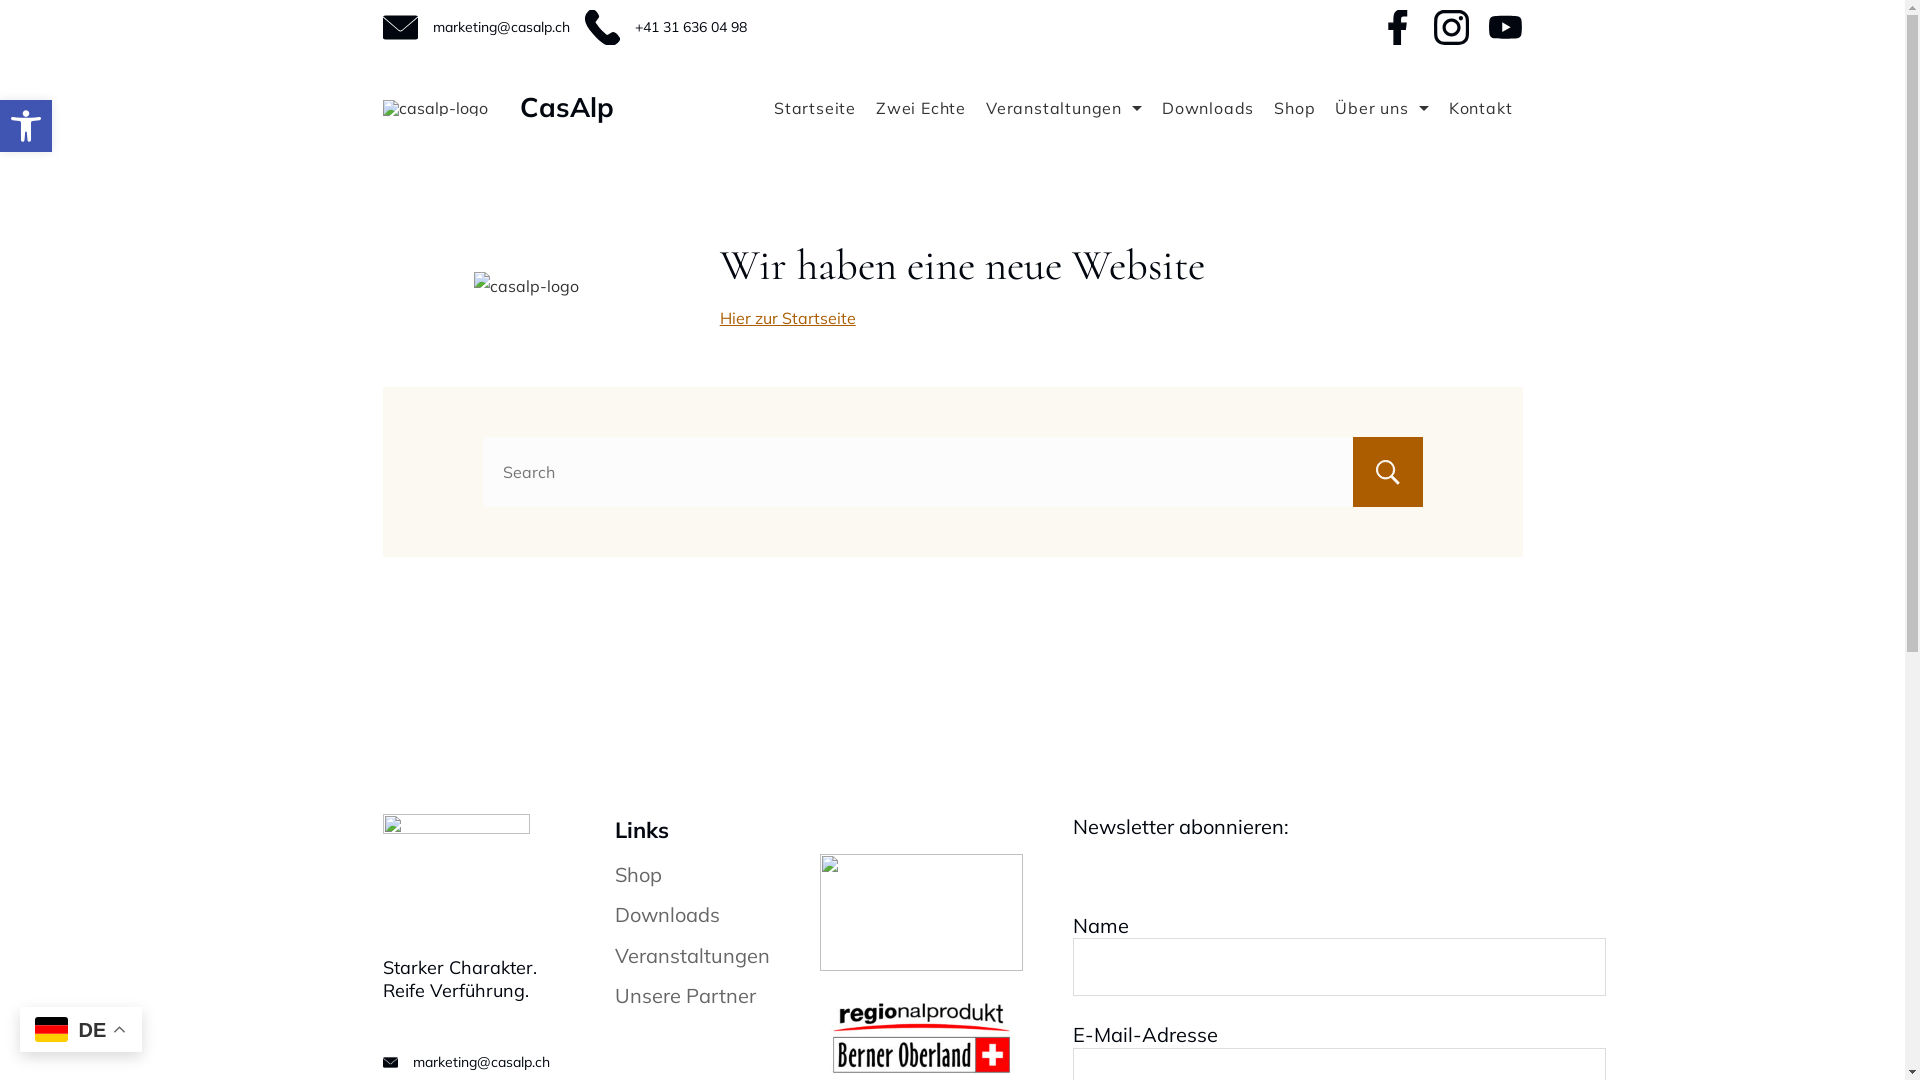  Describe the element at coordinates (684, 995) in the screenshot. I see `'Unsere Partner'` at that location.